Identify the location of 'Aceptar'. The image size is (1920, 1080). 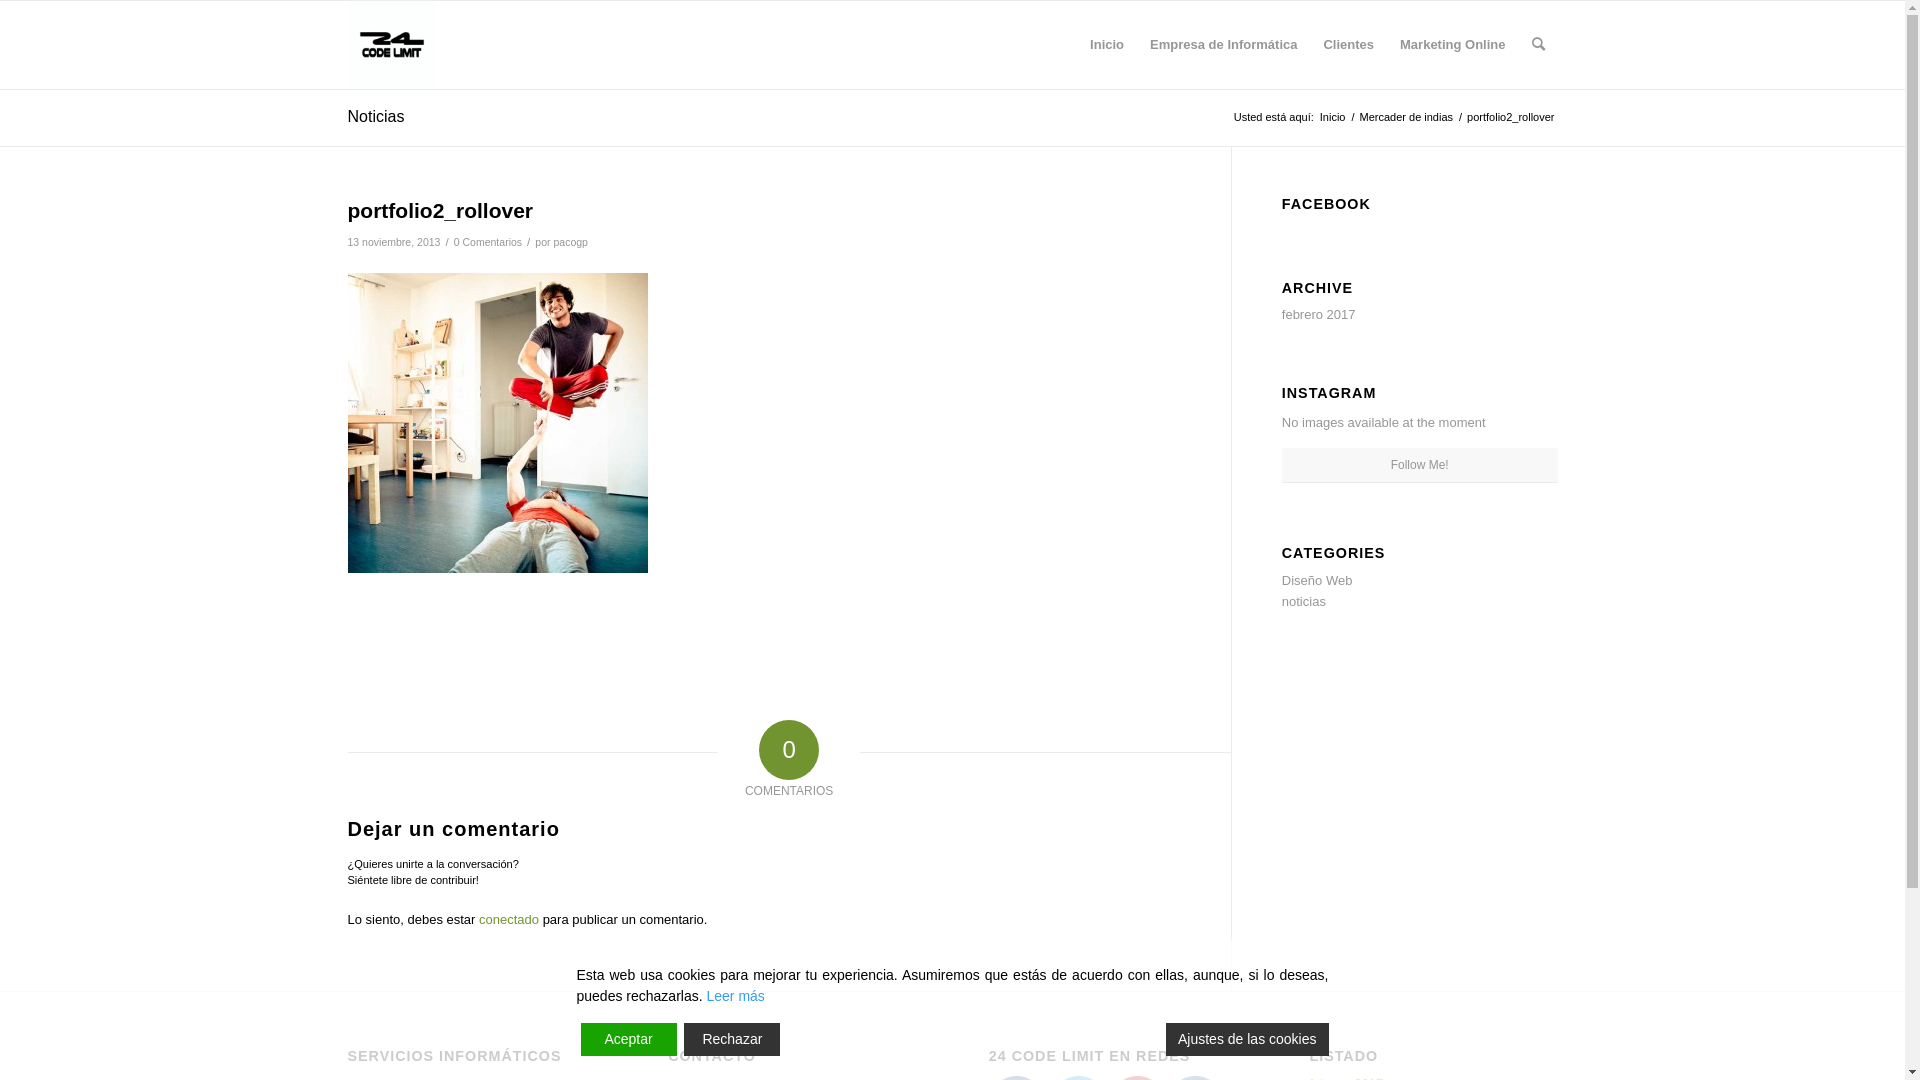
(627, 1038).